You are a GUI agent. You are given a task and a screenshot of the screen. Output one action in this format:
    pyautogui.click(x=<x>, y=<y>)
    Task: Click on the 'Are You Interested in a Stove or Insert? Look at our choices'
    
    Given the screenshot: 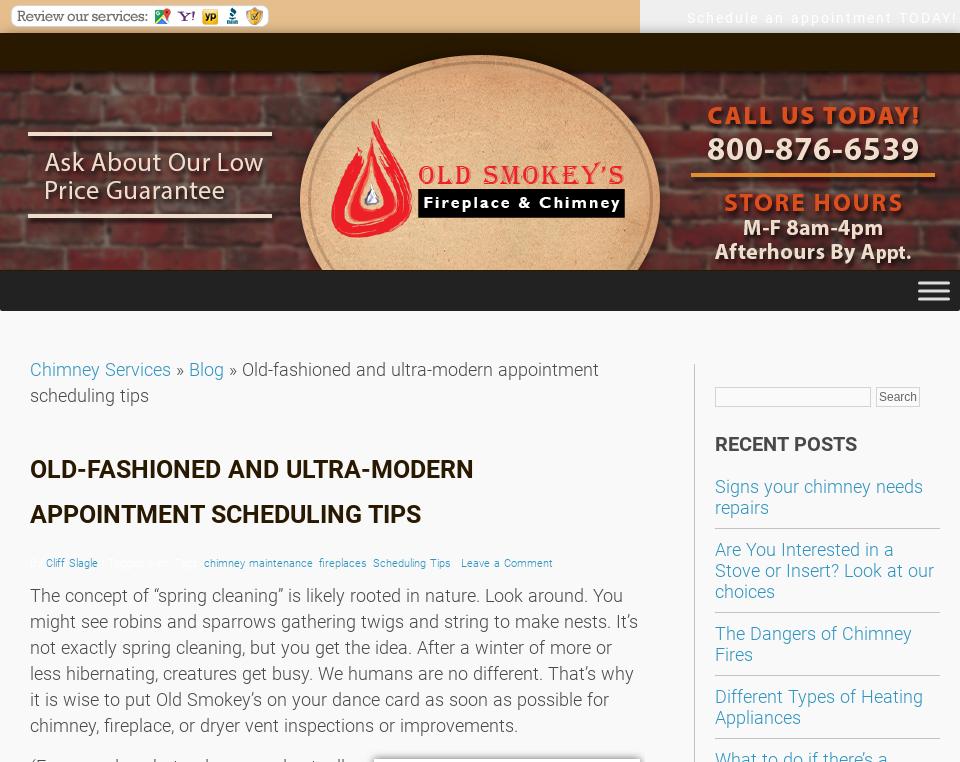 What is the action you would take?
    pyautogui.click(x=824, y=569)
    